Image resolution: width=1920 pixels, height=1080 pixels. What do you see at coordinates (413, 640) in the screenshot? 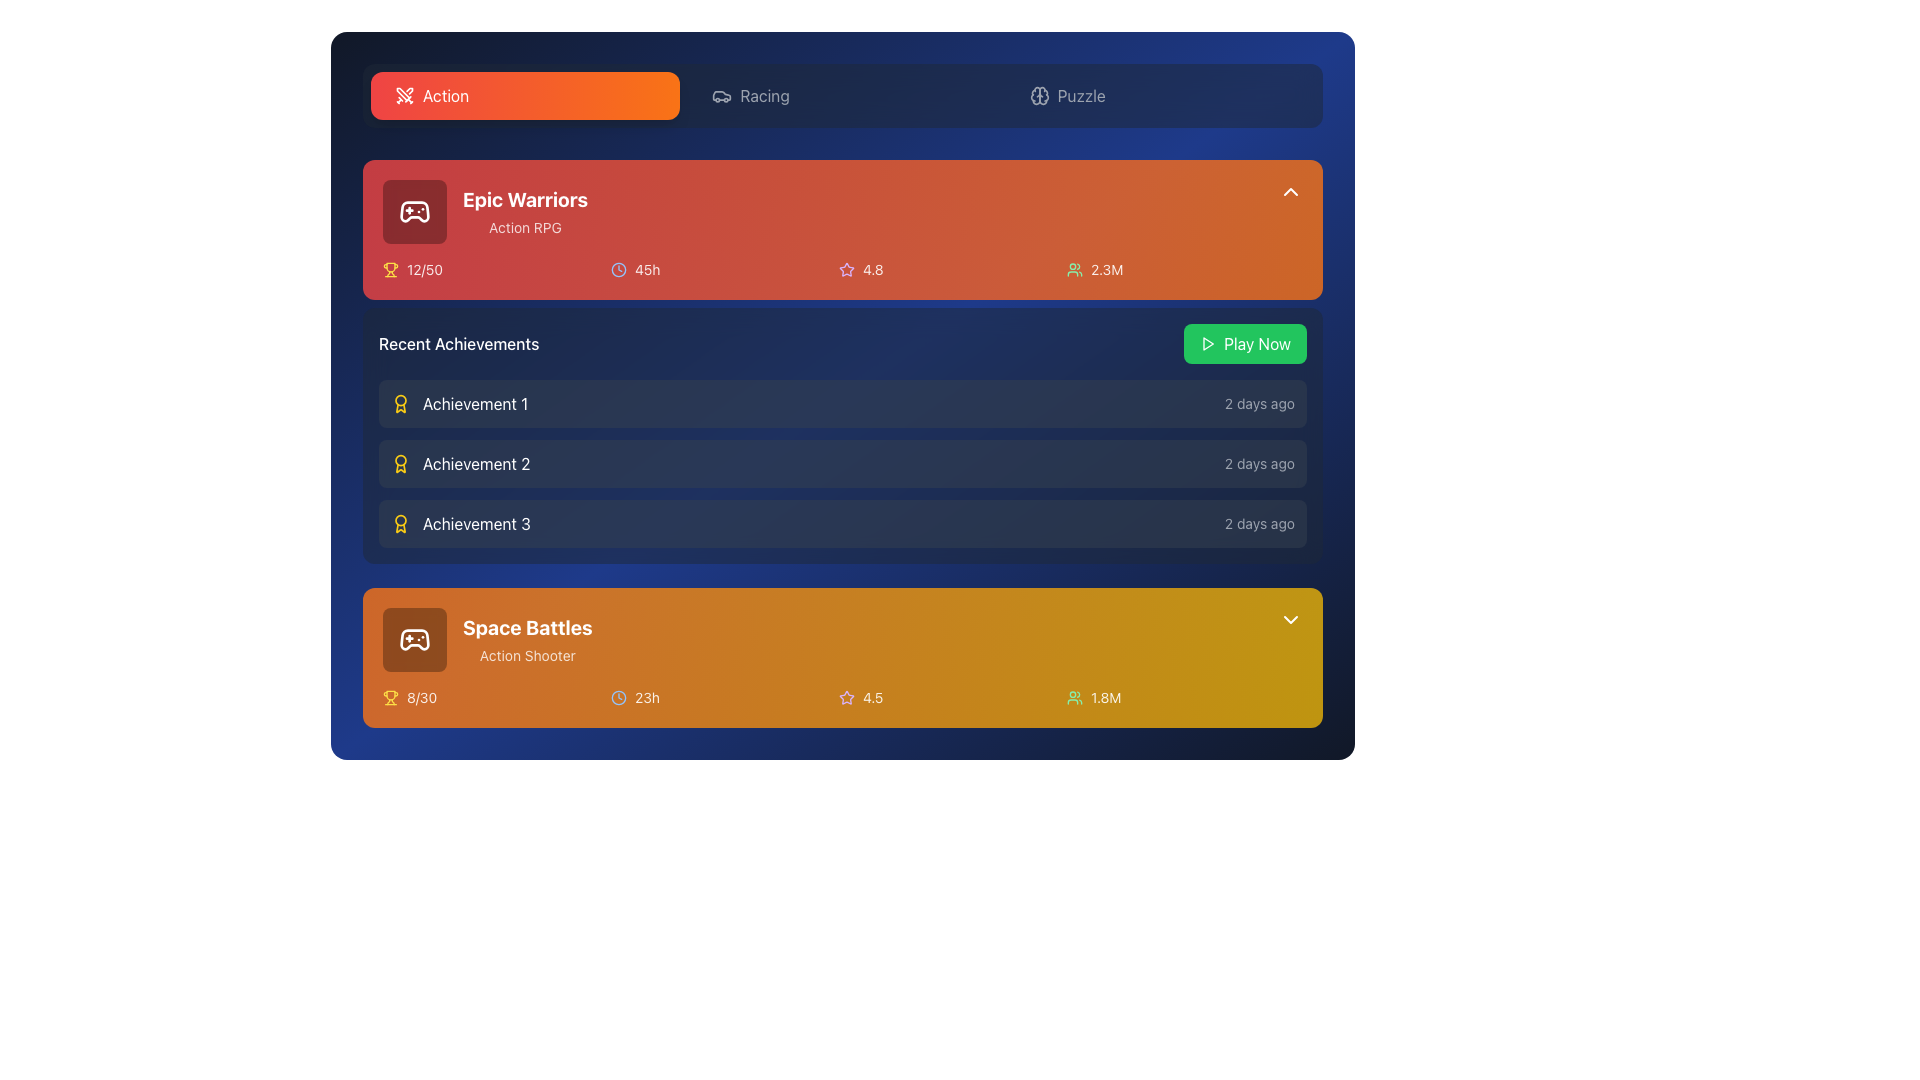
I see `the square icon button with rounded corners and a semi-transparent black background containing a white outlined game controller, located in the 'Space Battles' and 'Action Shooter' card` at bounding box center [413, 640].